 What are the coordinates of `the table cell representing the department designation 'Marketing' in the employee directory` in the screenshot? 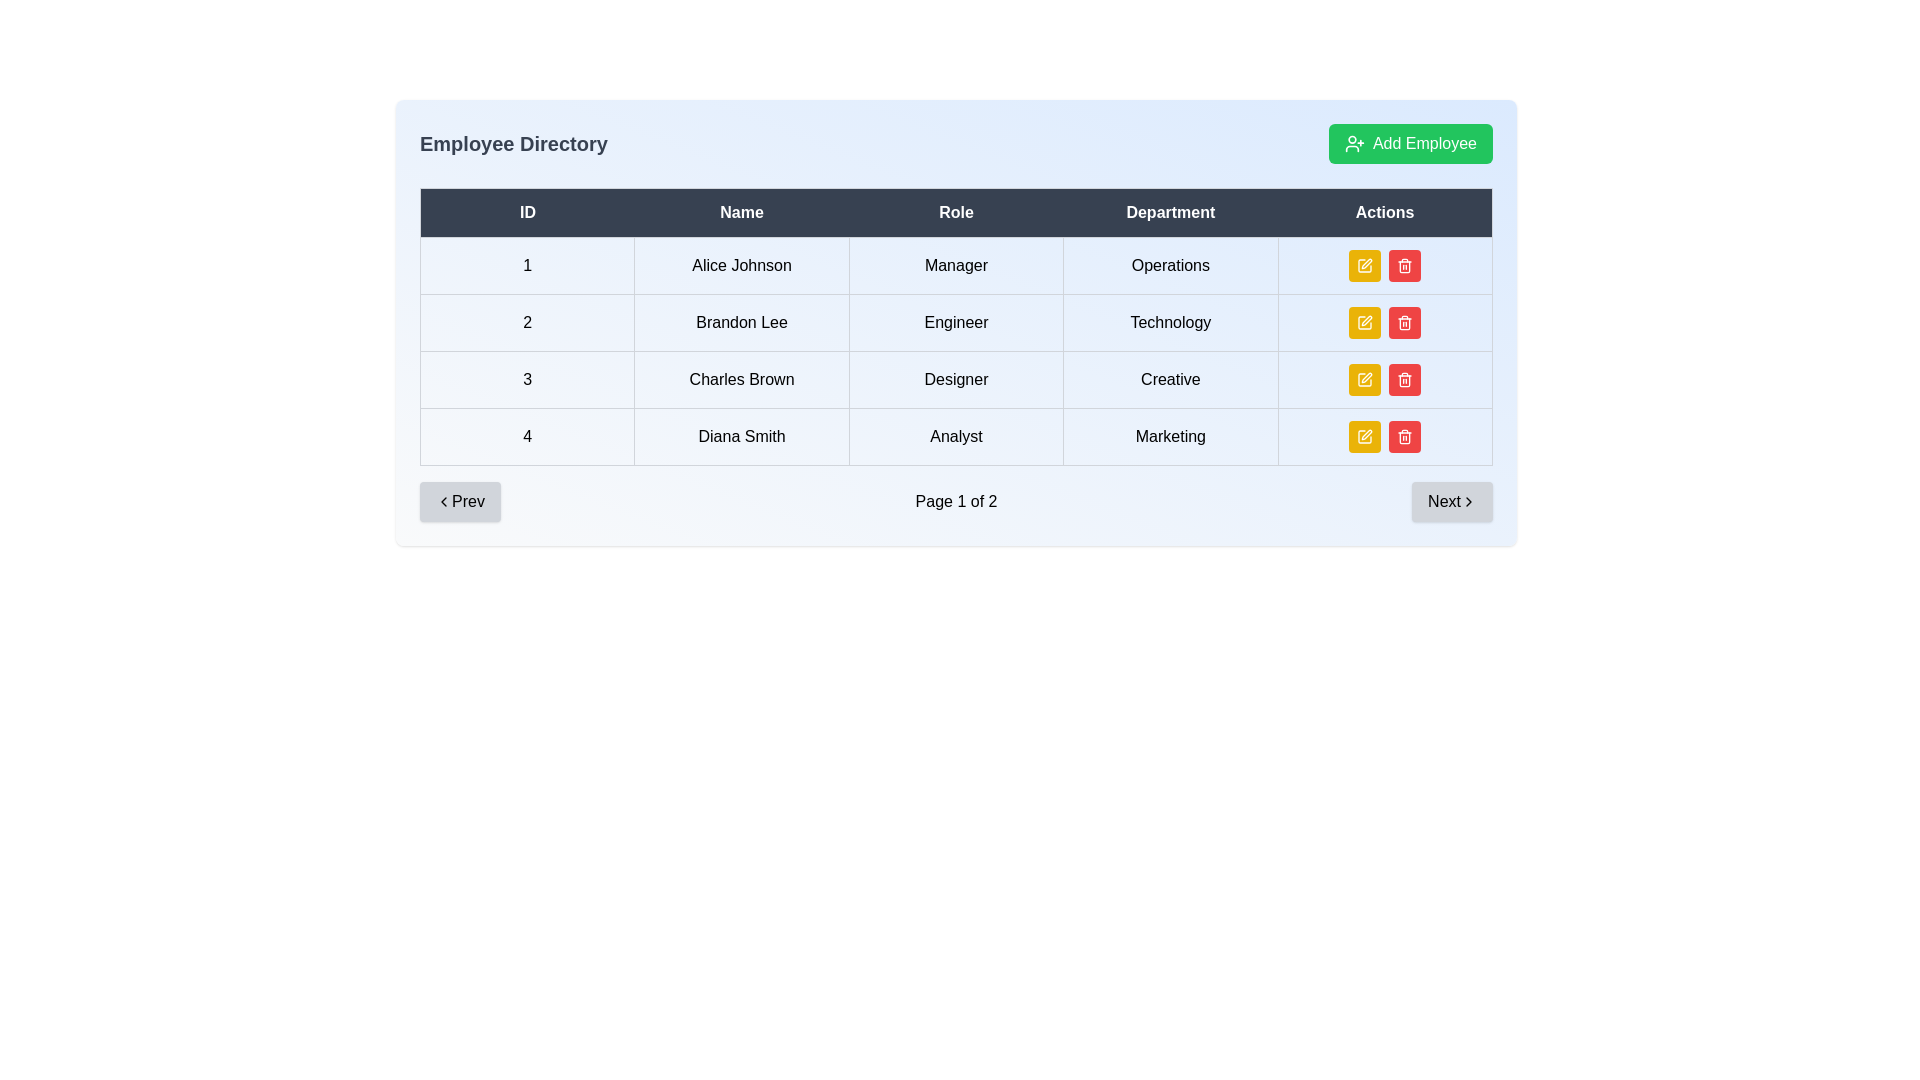 It's located at (1170, 435).